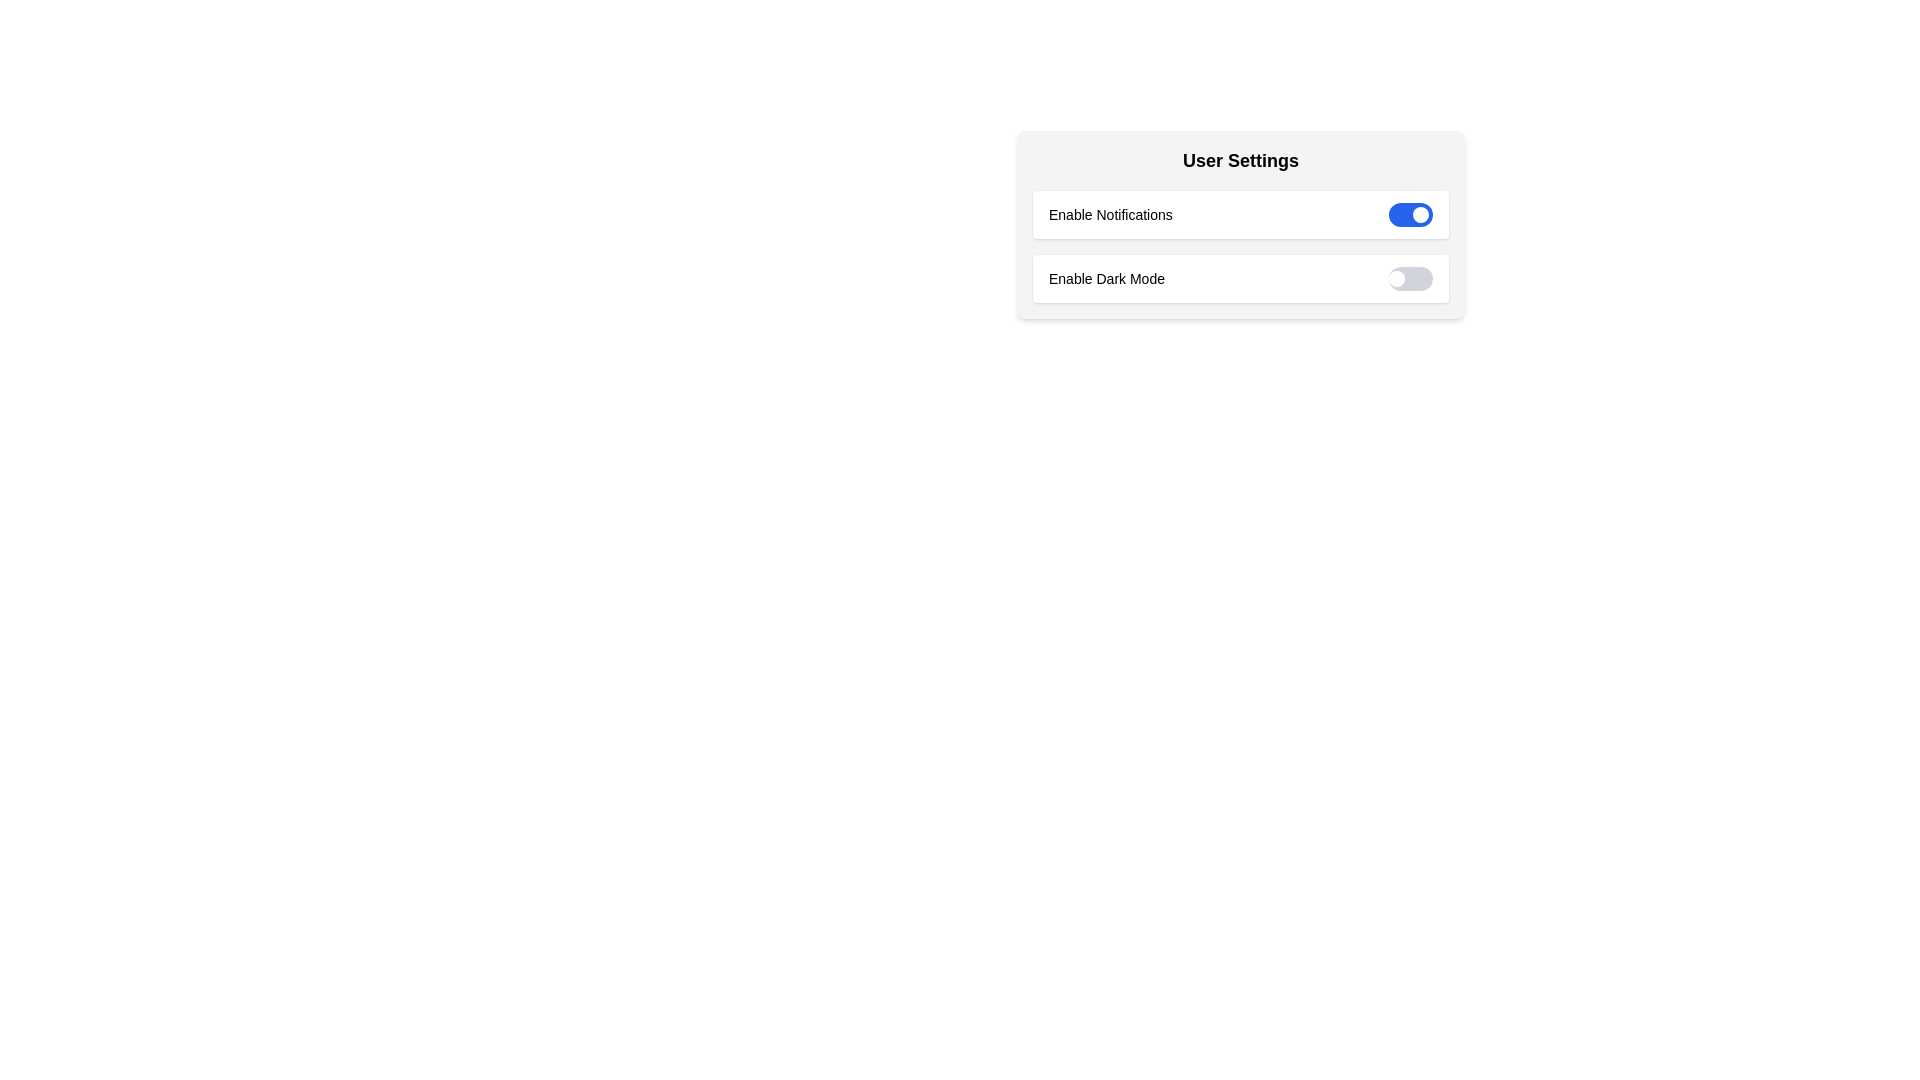 This screenshot has width=1920, height=1080. Describe the element at coordinates (1240, 245) in the screenshot. I see `the toggle switch in the 'User Settings' panel section that contains 'Enable Notifications' and 'Enable Dark Mode'` at that location.